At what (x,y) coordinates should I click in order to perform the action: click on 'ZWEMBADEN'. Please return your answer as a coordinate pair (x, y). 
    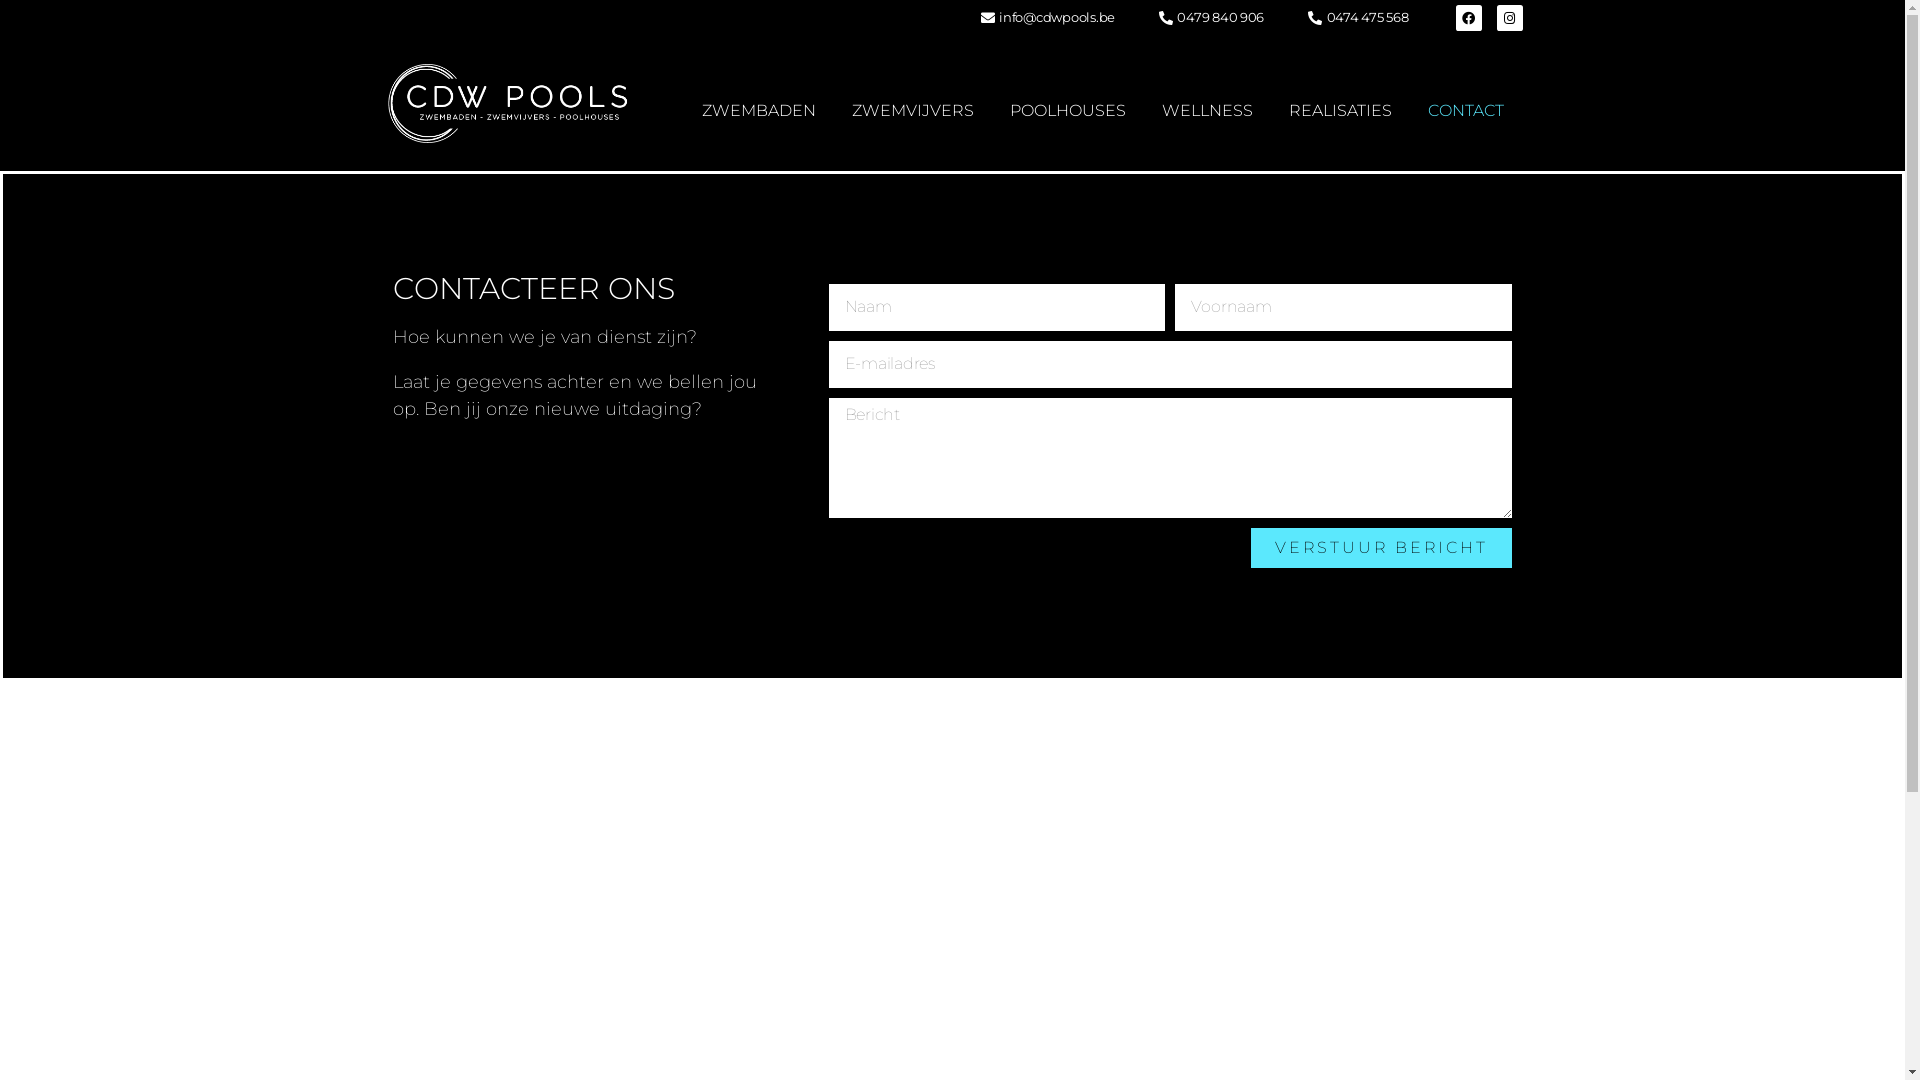
    Looking at the image, I should click on (757, 111).